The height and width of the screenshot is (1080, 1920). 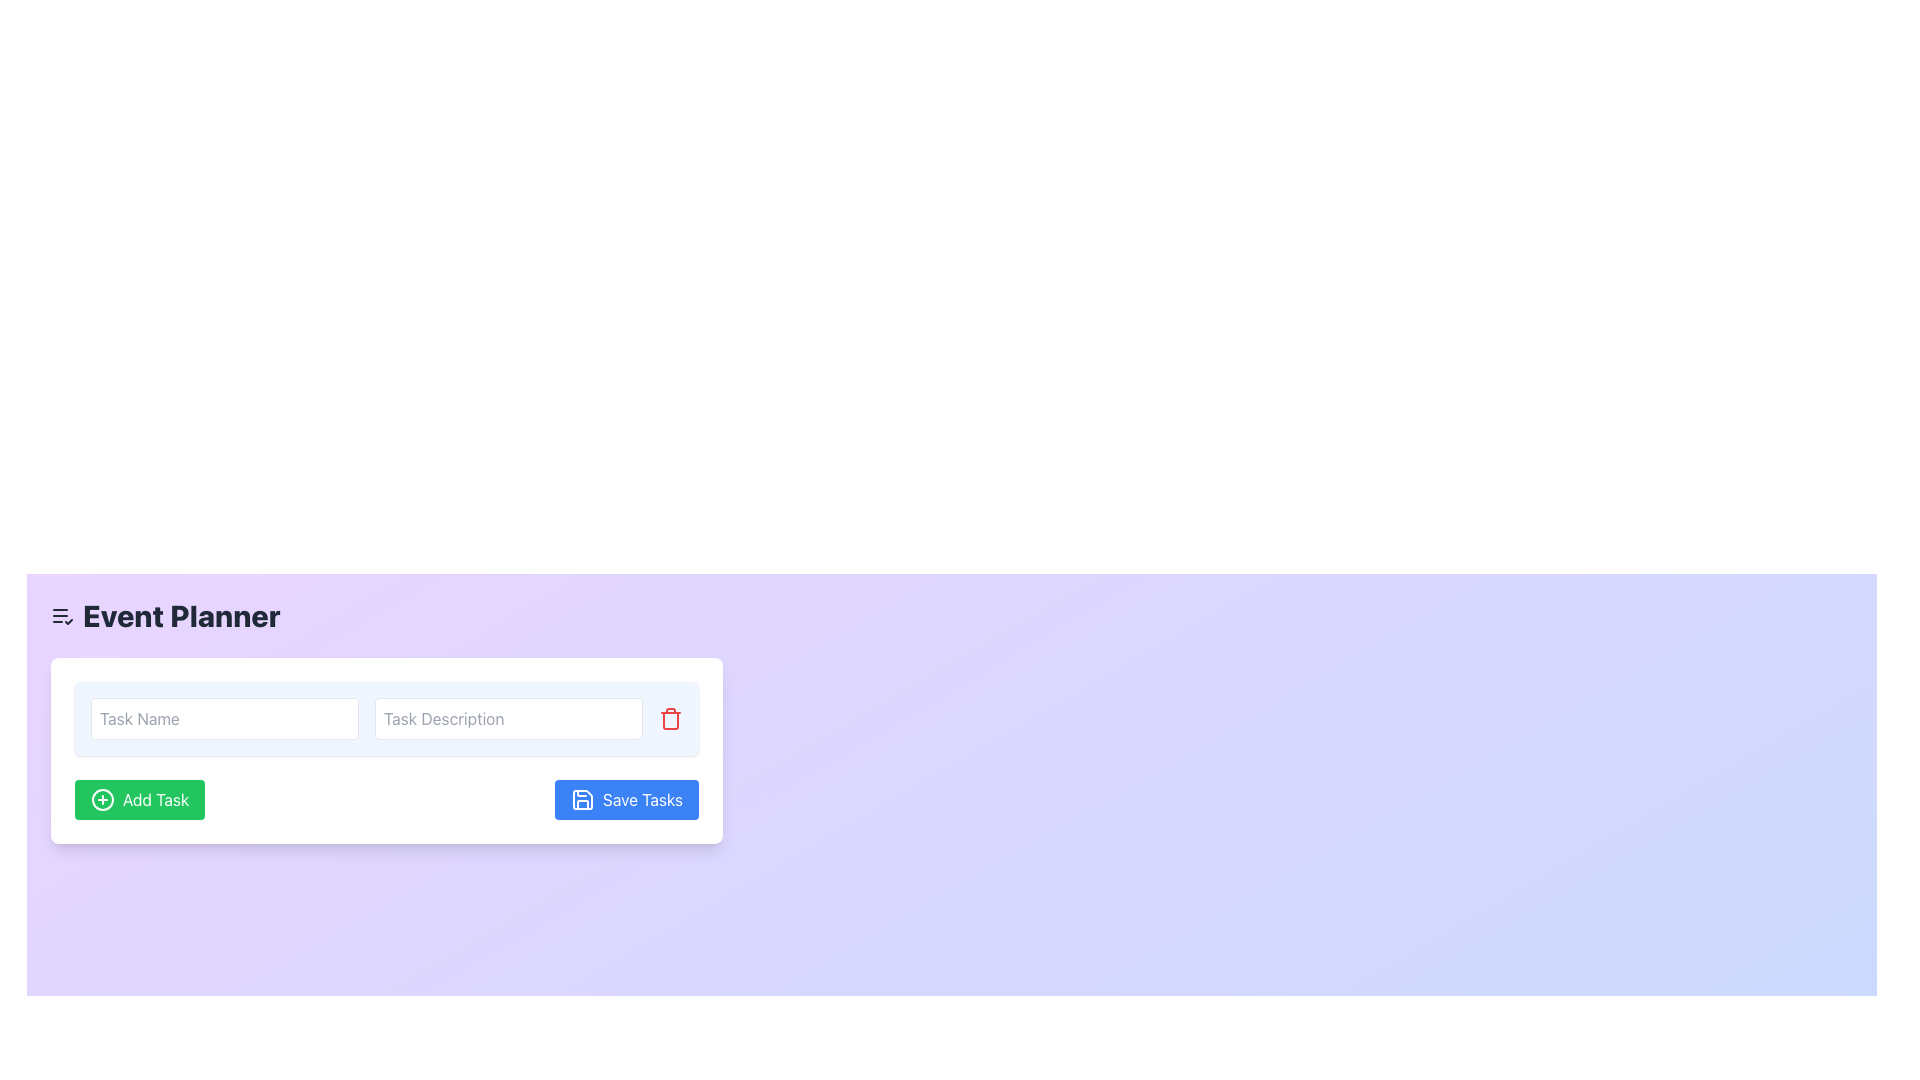 I want to click on the decorative icon inside the green 'Add Task' button located at the bottom left of the task input form, so click(x=101, y=798).